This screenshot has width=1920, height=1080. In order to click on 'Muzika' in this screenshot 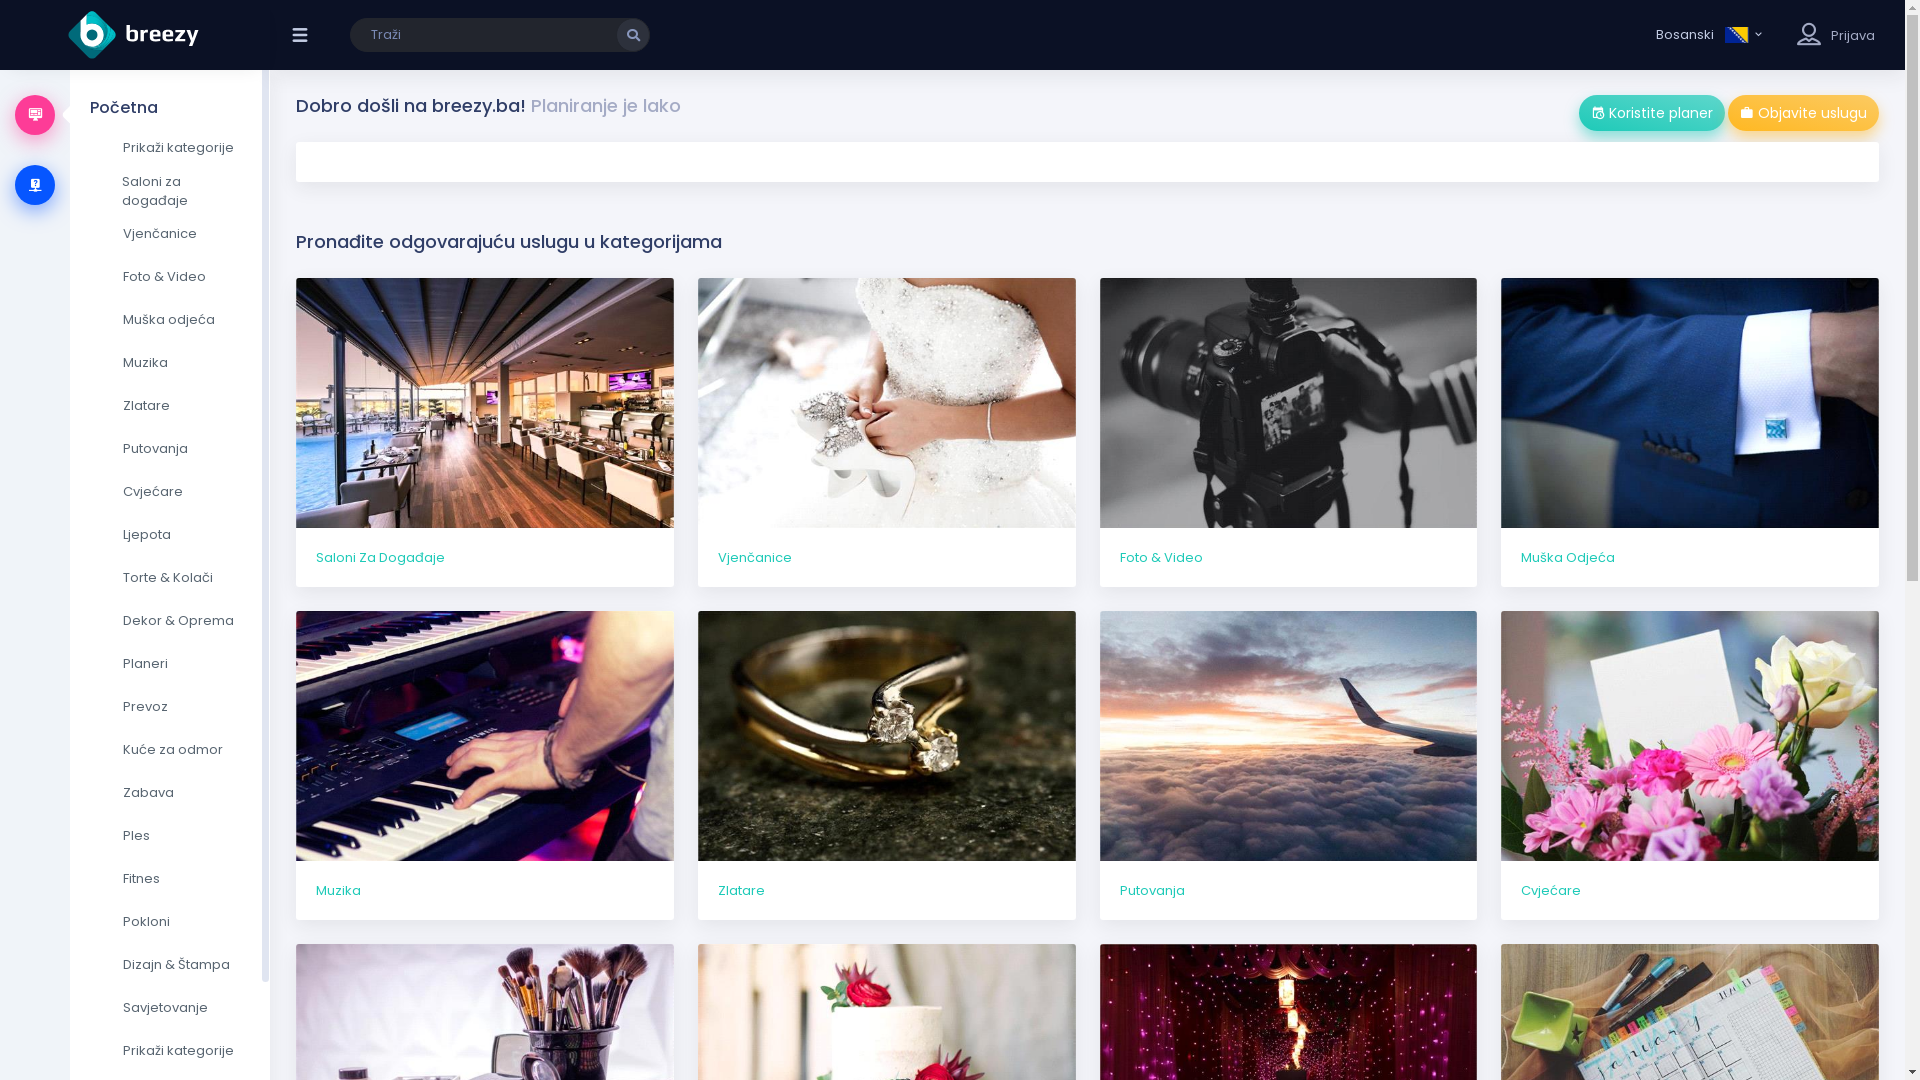, I will do `click(169, 362)`.